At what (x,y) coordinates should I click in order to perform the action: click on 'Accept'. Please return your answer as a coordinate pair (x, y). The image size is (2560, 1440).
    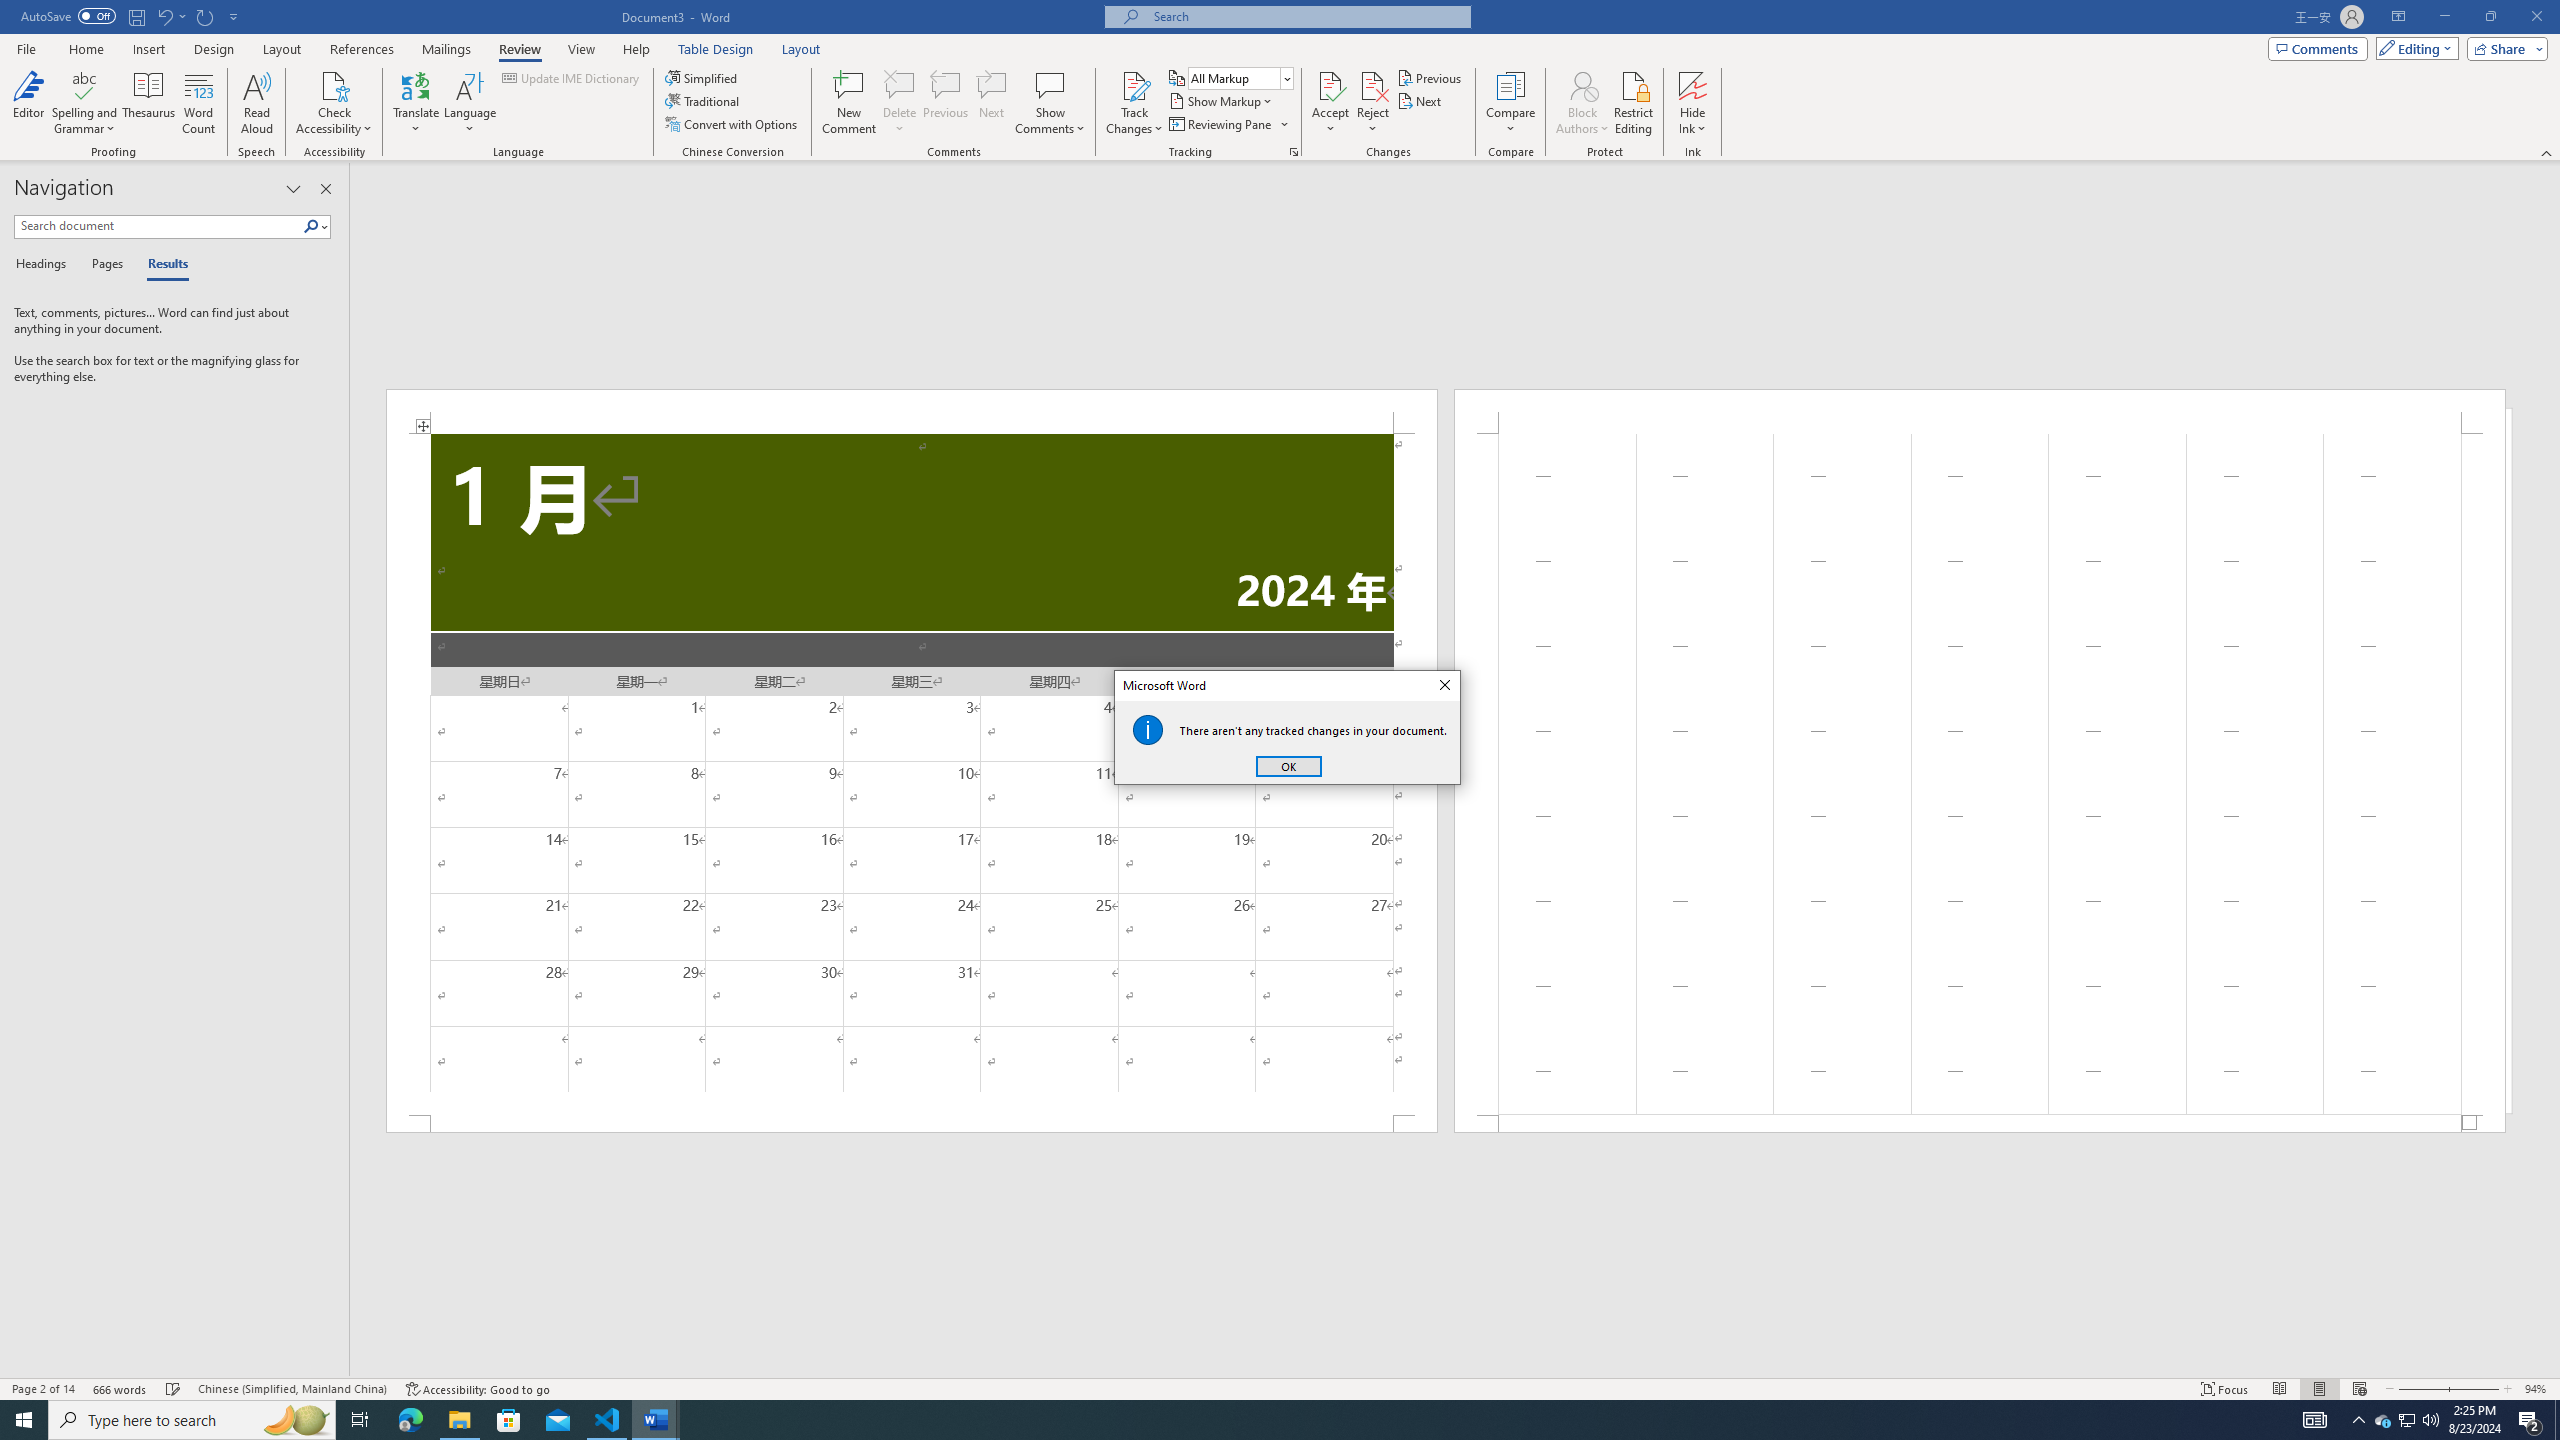
    Looking at the image, I should click on (1330, 103).